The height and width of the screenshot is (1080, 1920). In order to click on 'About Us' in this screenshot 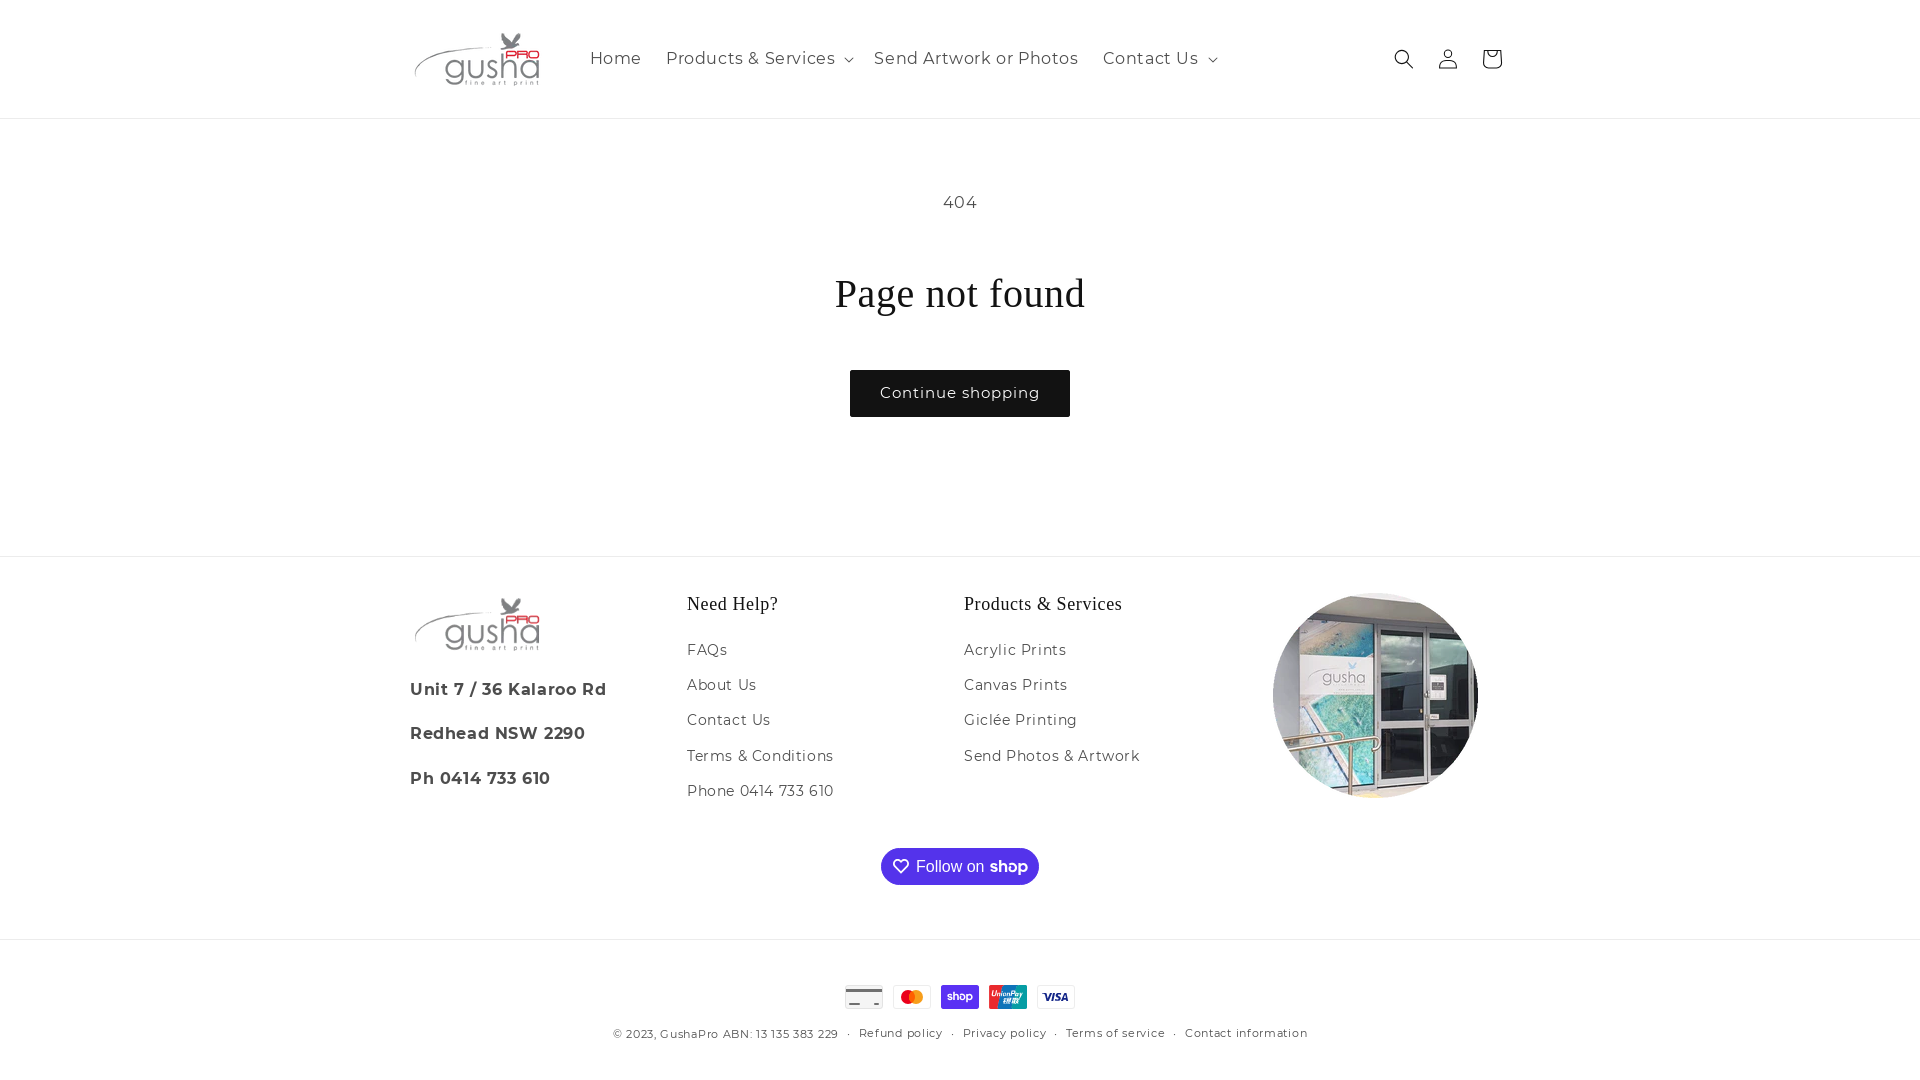, I will do `click(720, 684)`.